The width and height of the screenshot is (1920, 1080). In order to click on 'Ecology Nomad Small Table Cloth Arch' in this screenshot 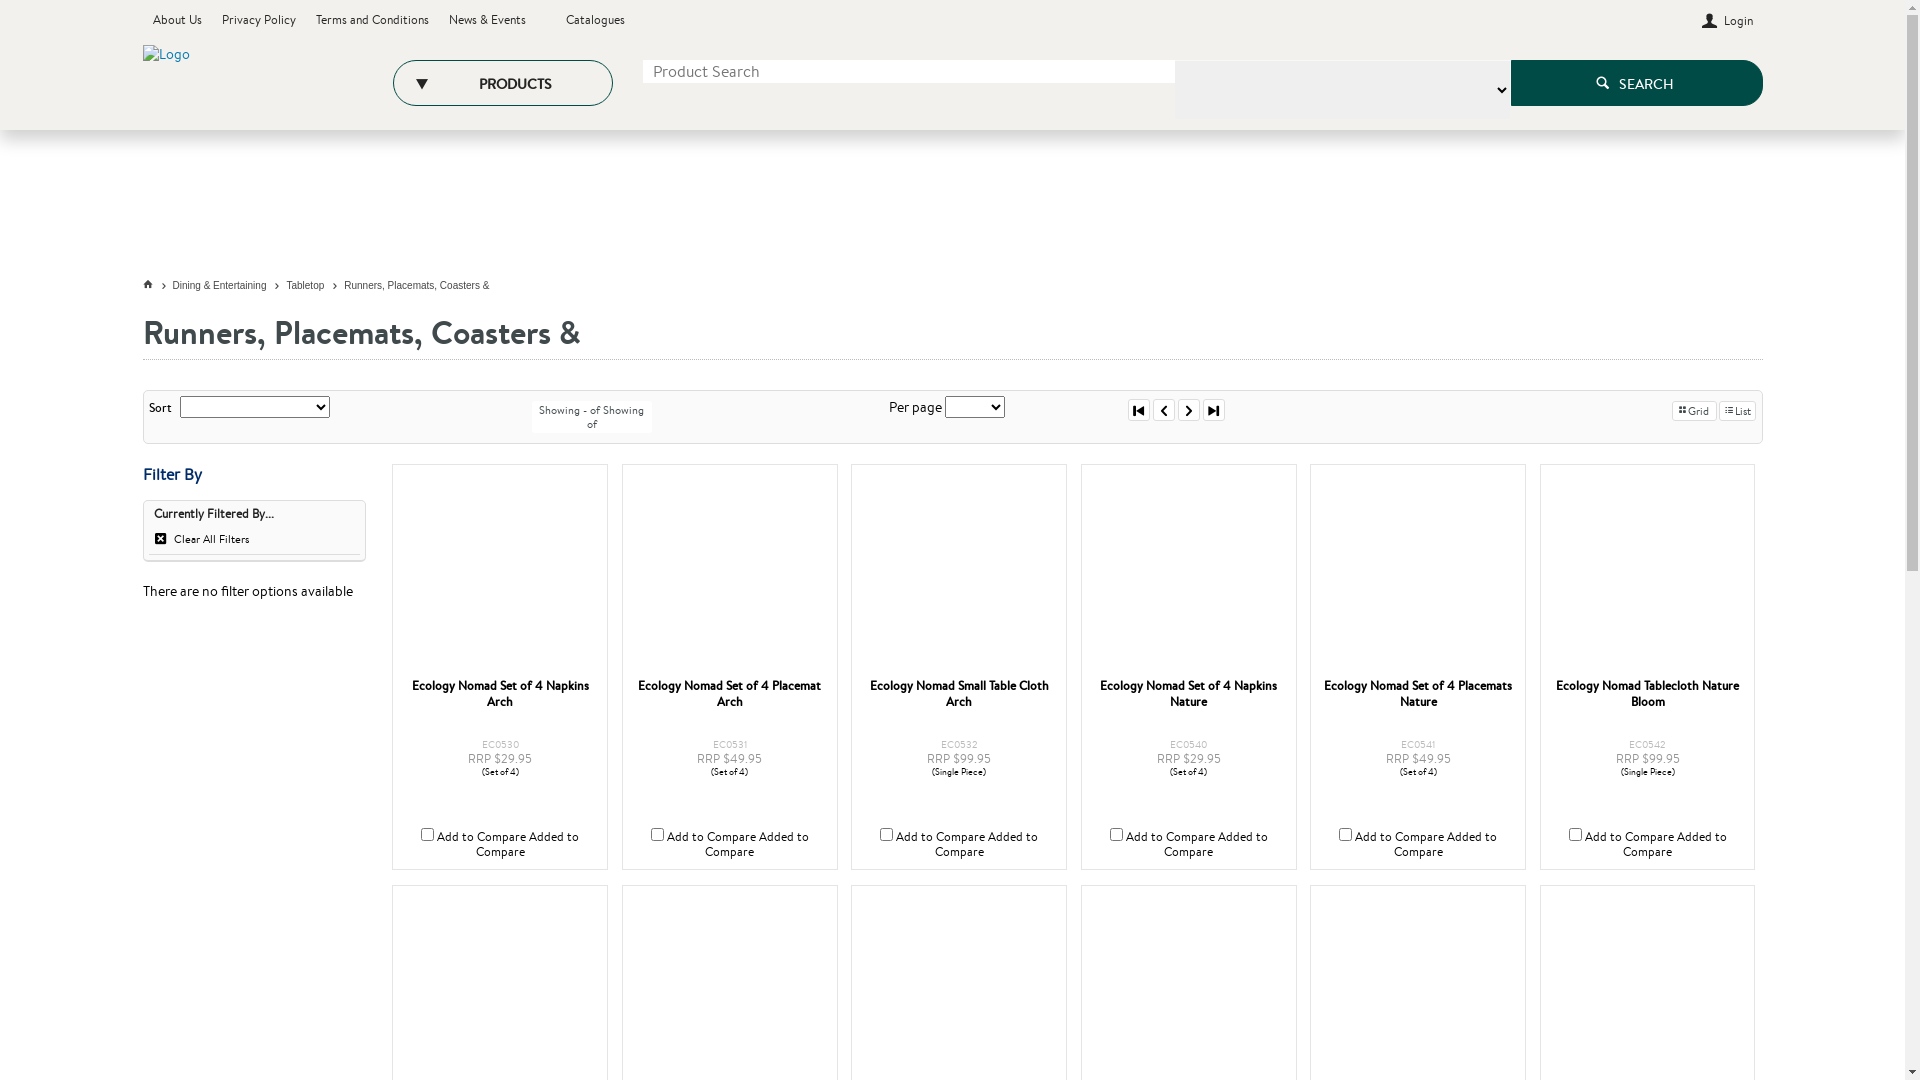, I will do `click(958, 571)`.